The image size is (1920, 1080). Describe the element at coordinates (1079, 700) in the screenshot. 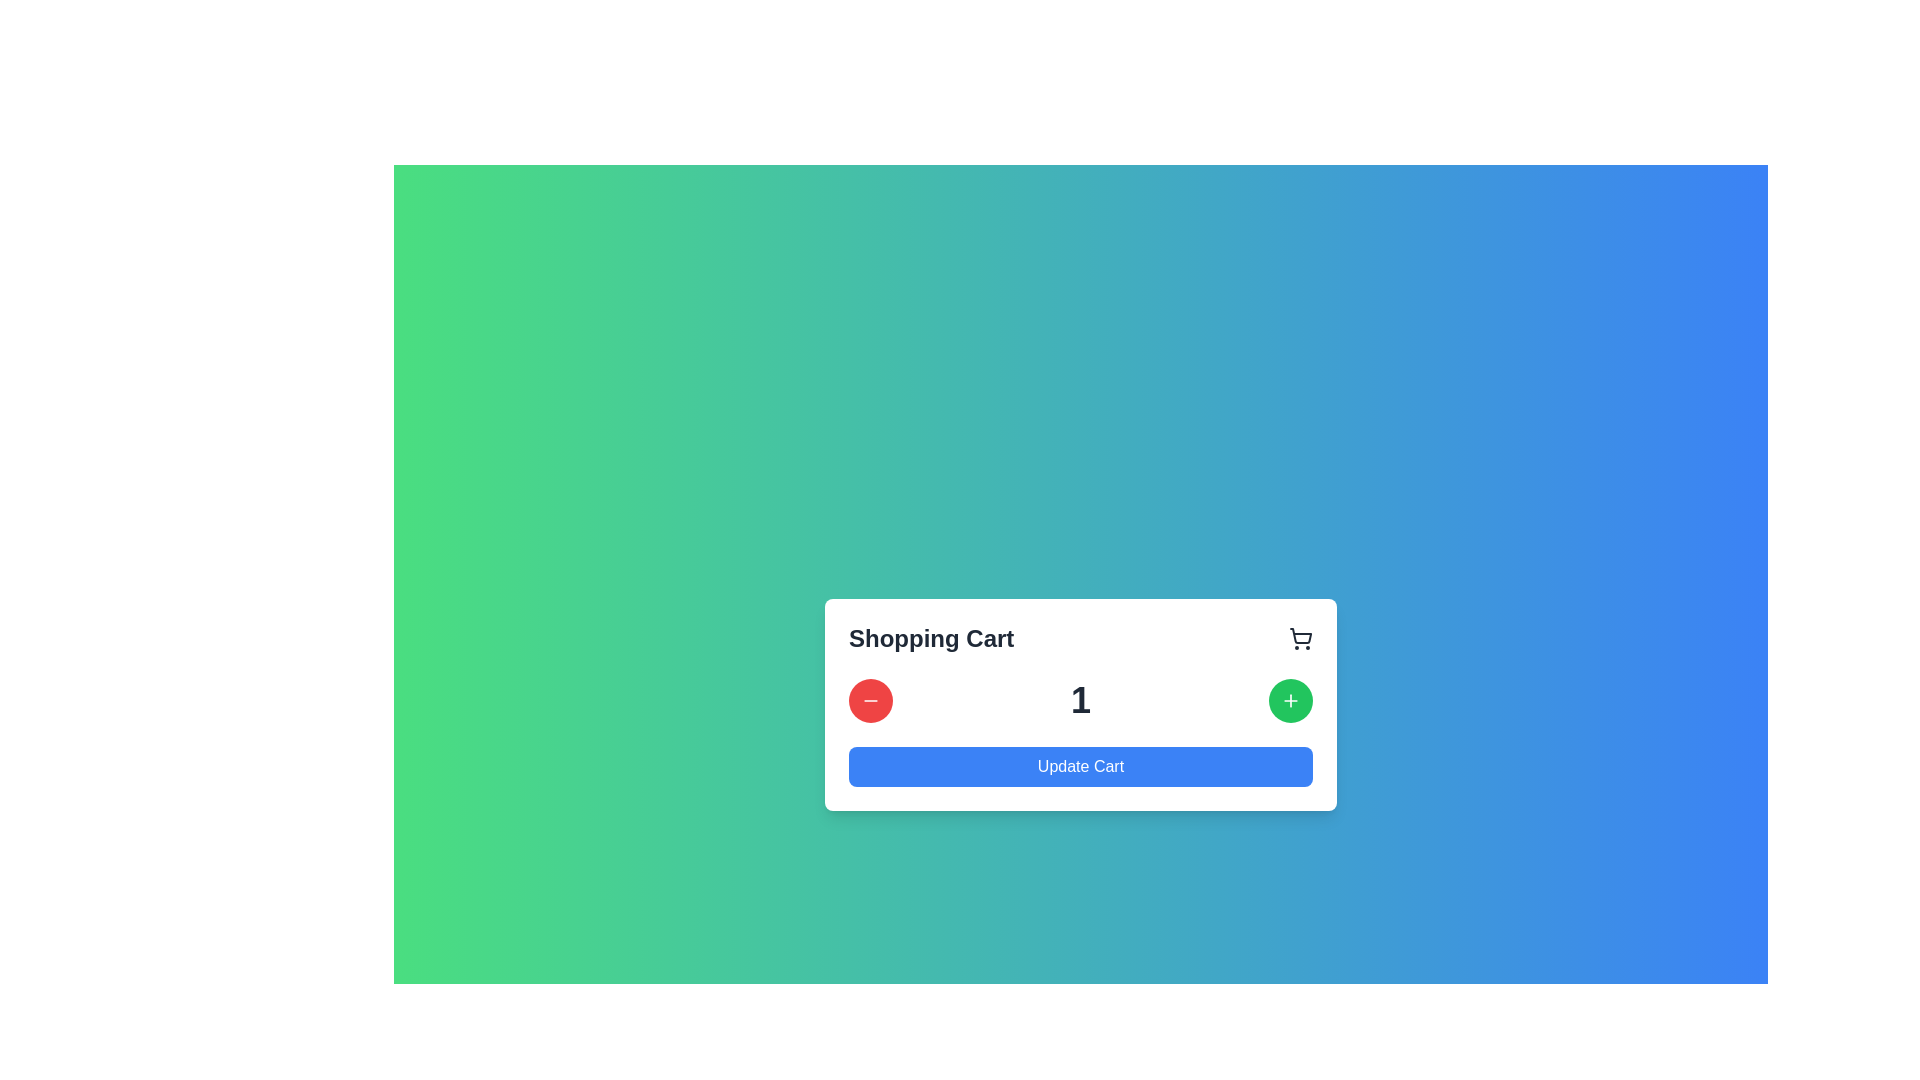

I see `the numerical display showing the value '1' in bold gray font, located centrally between the decrement and increment buttons in the Shopping Cart modal` at that location.